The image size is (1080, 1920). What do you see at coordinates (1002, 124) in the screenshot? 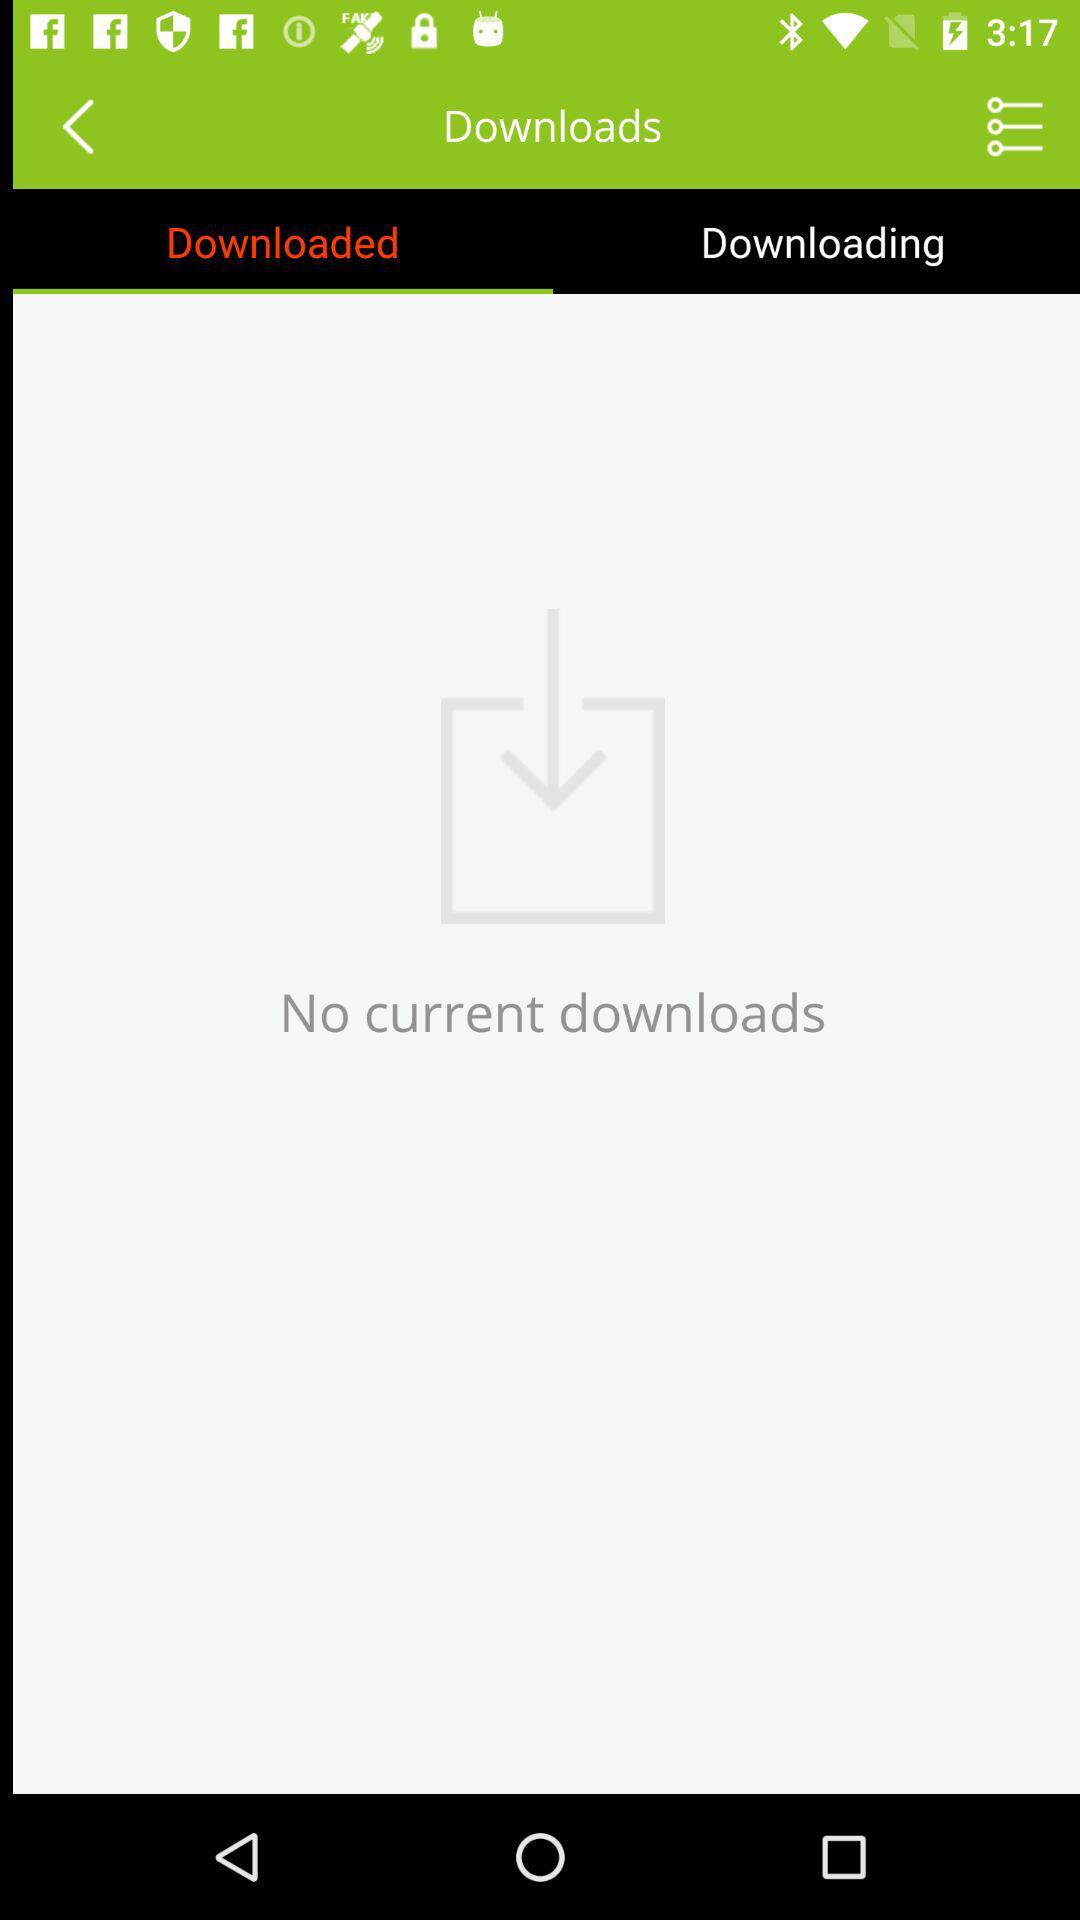
I see `the item next to the downloads icon` at bounding box center [1002, 124].